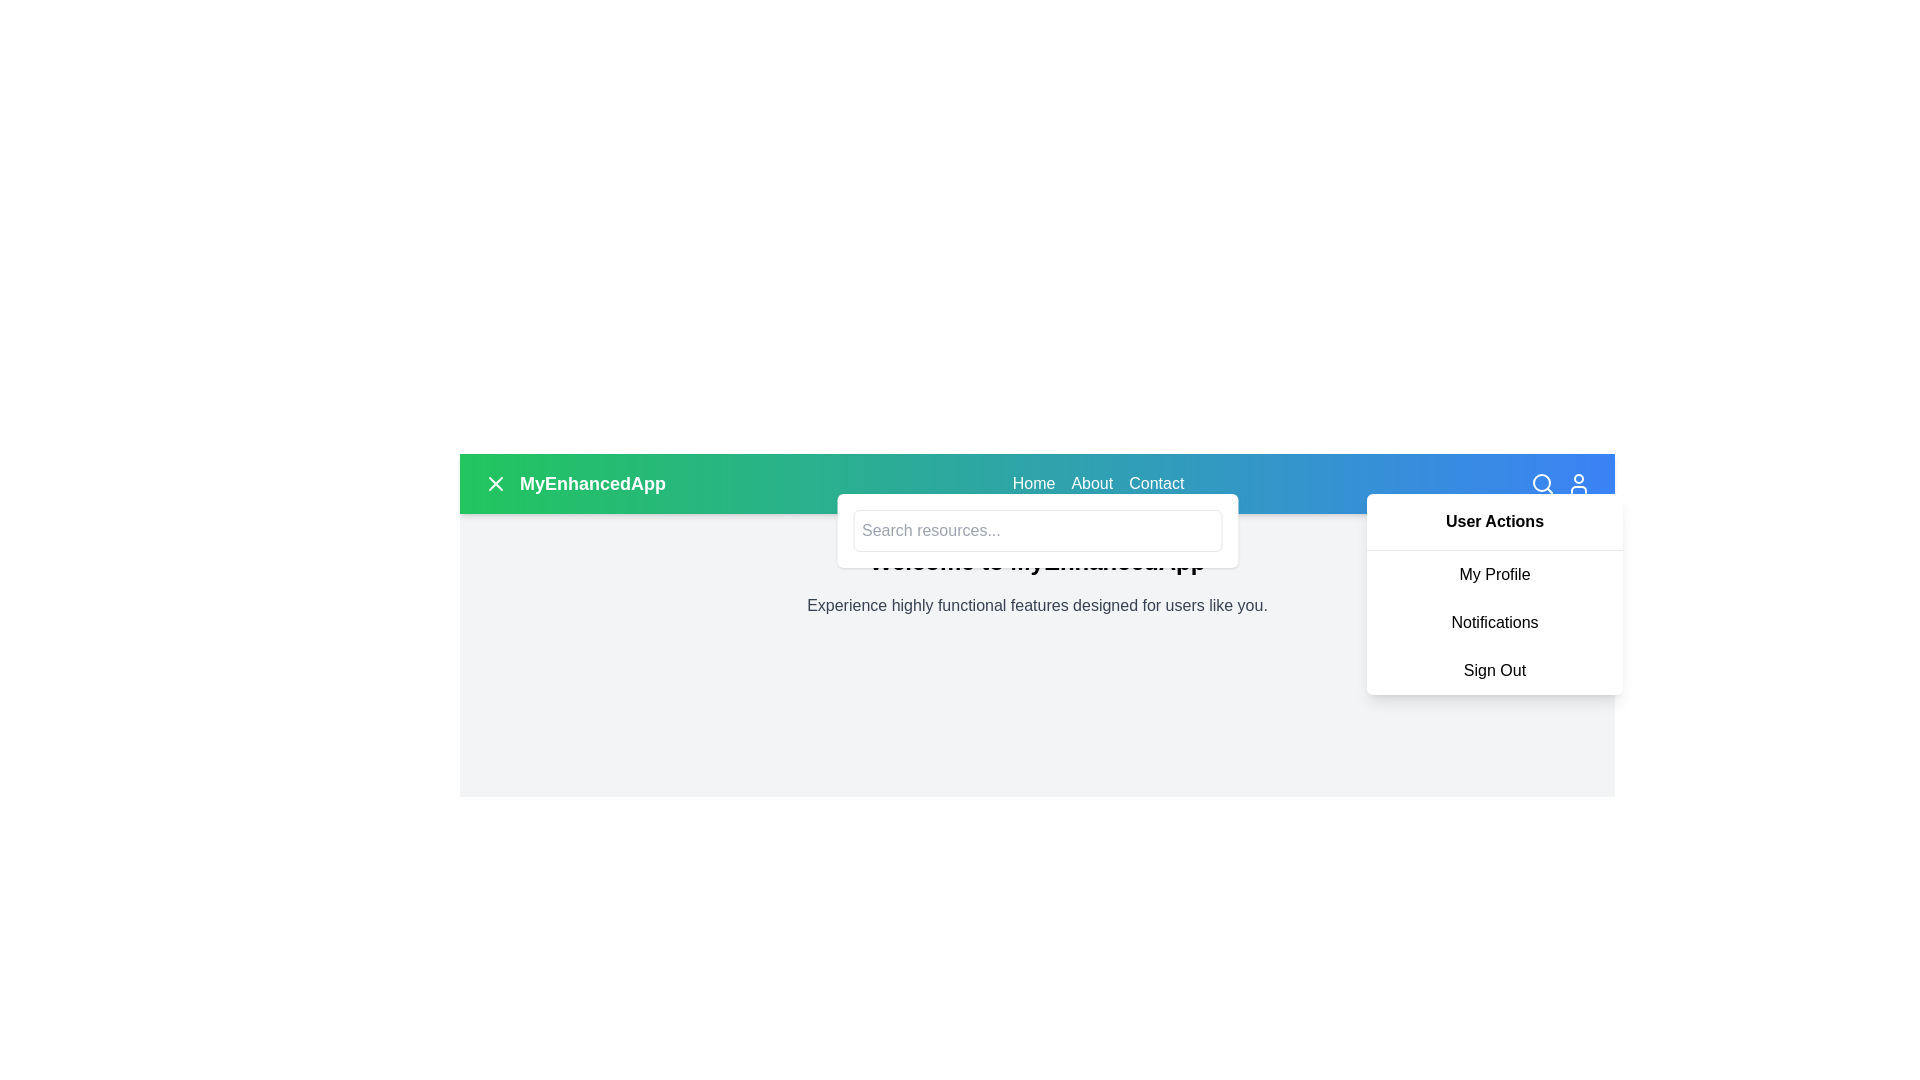 This screenshot has width=1920, height=1080. What do you see at coordinates (1559, 483) in the screenshot?
I see `the user profile icon located at the top-right corner of the navigation bar` at bounding box center [1559, 483].